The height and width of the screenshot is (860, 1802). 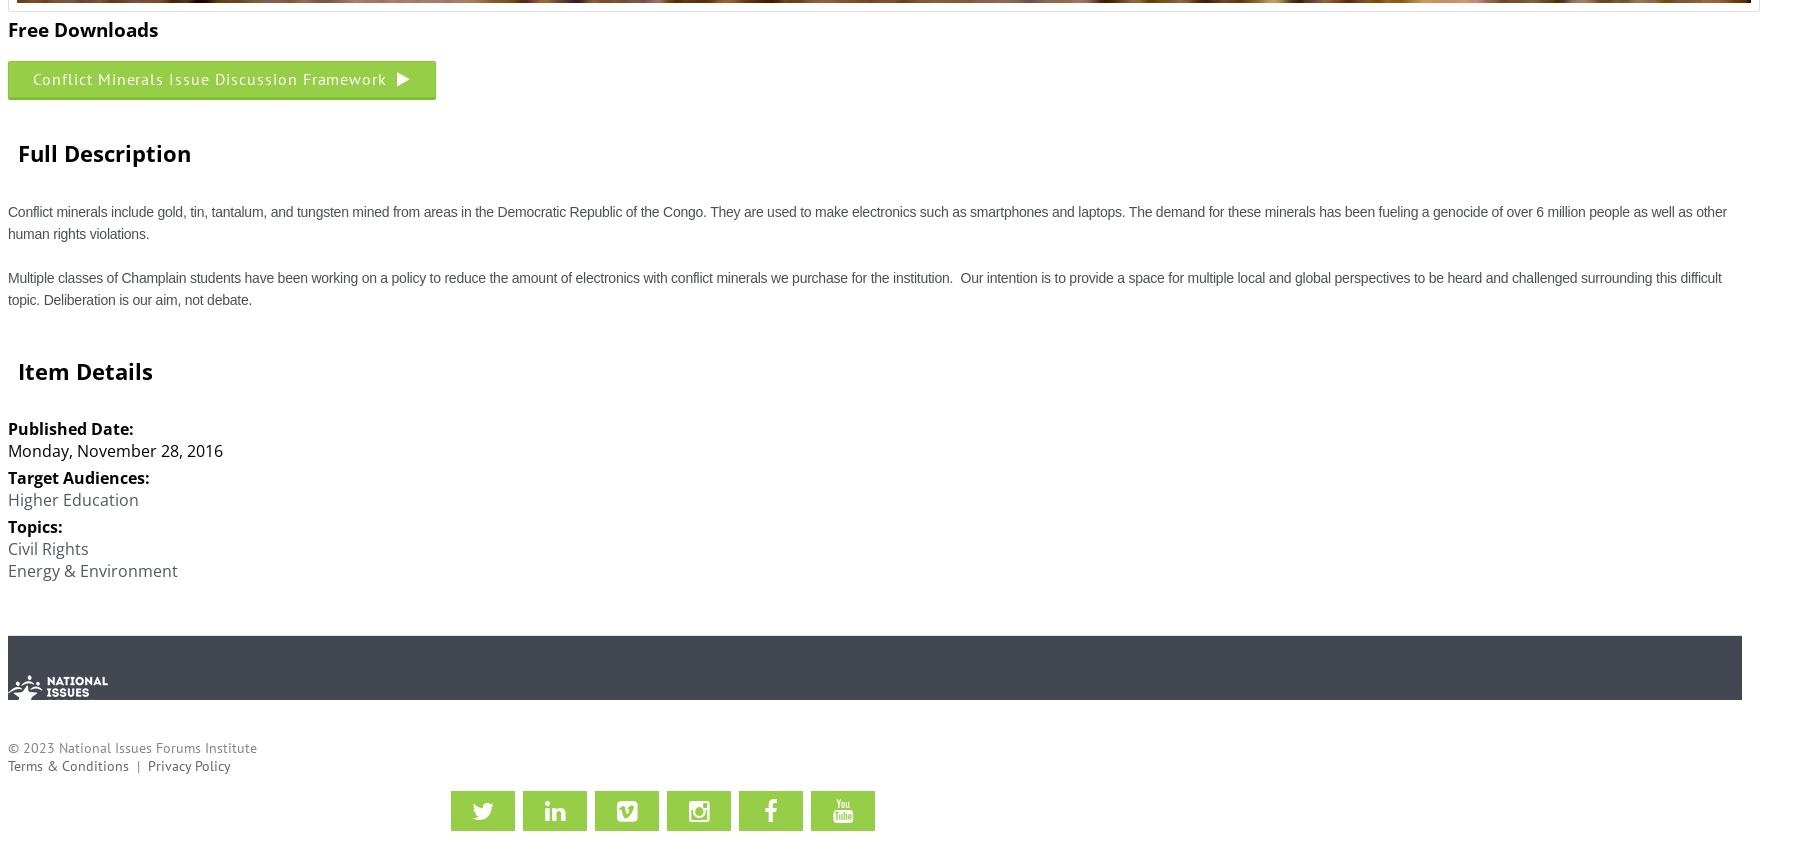 I want to click on 'Item Details', so click(x=84, y=370).